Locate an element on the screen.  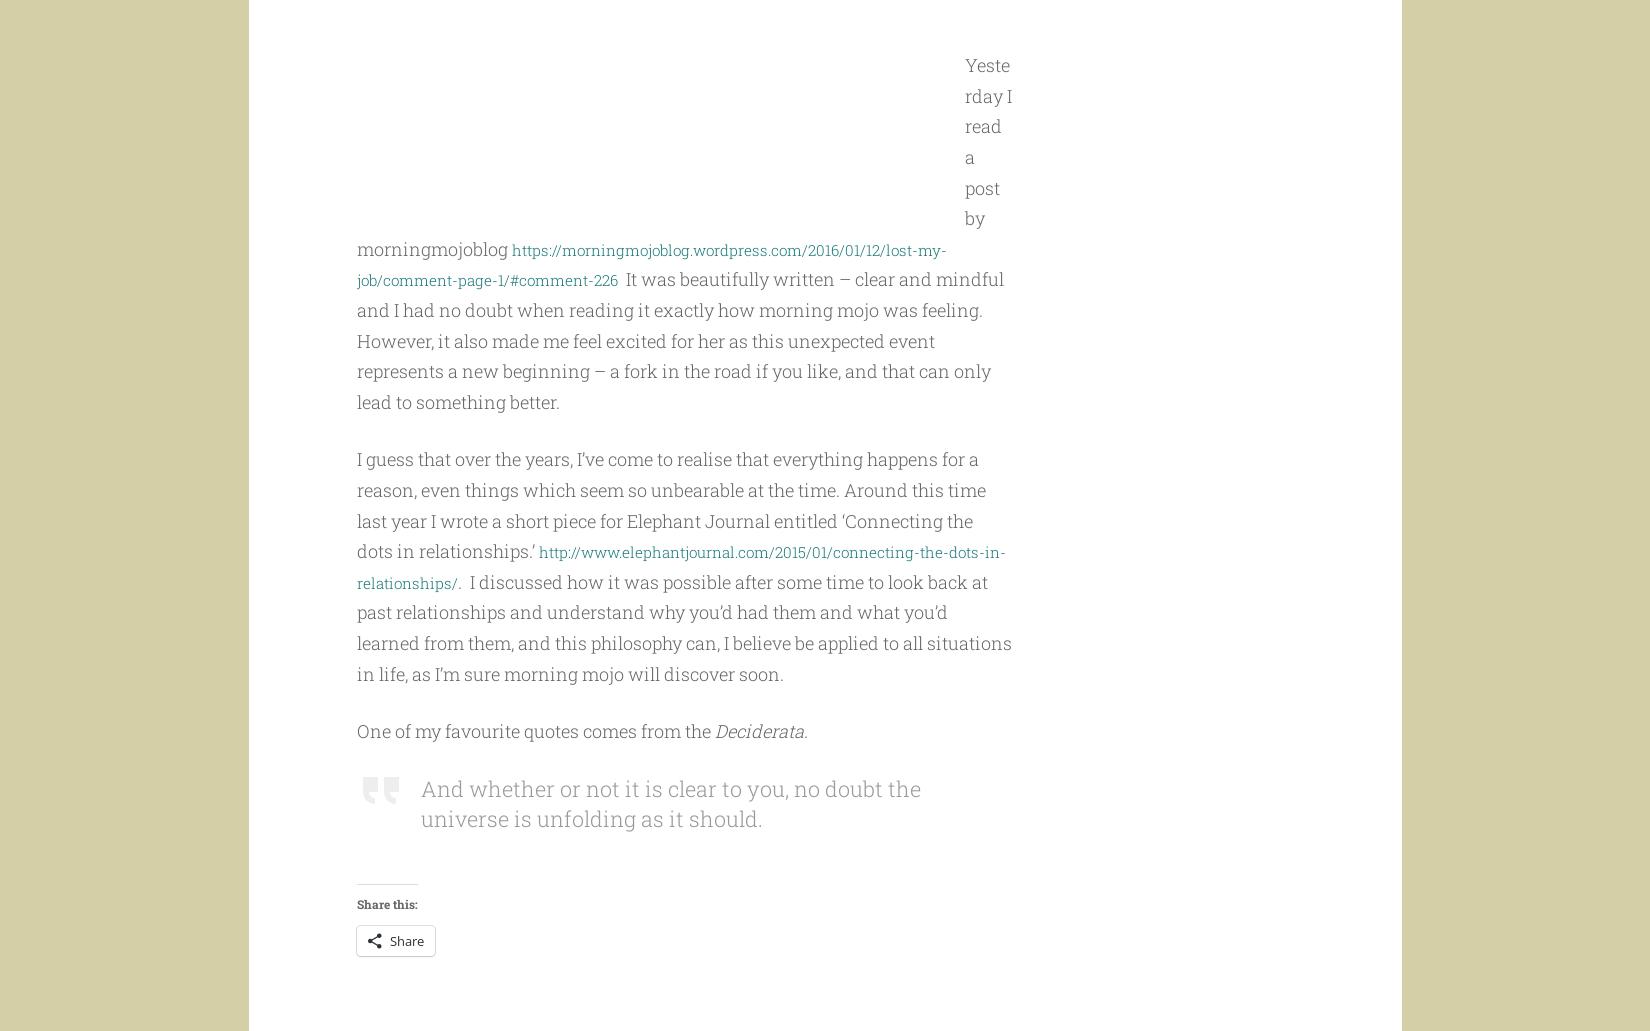
'One of my favourite quotes comes from the' is located at coordinates (533, 768).